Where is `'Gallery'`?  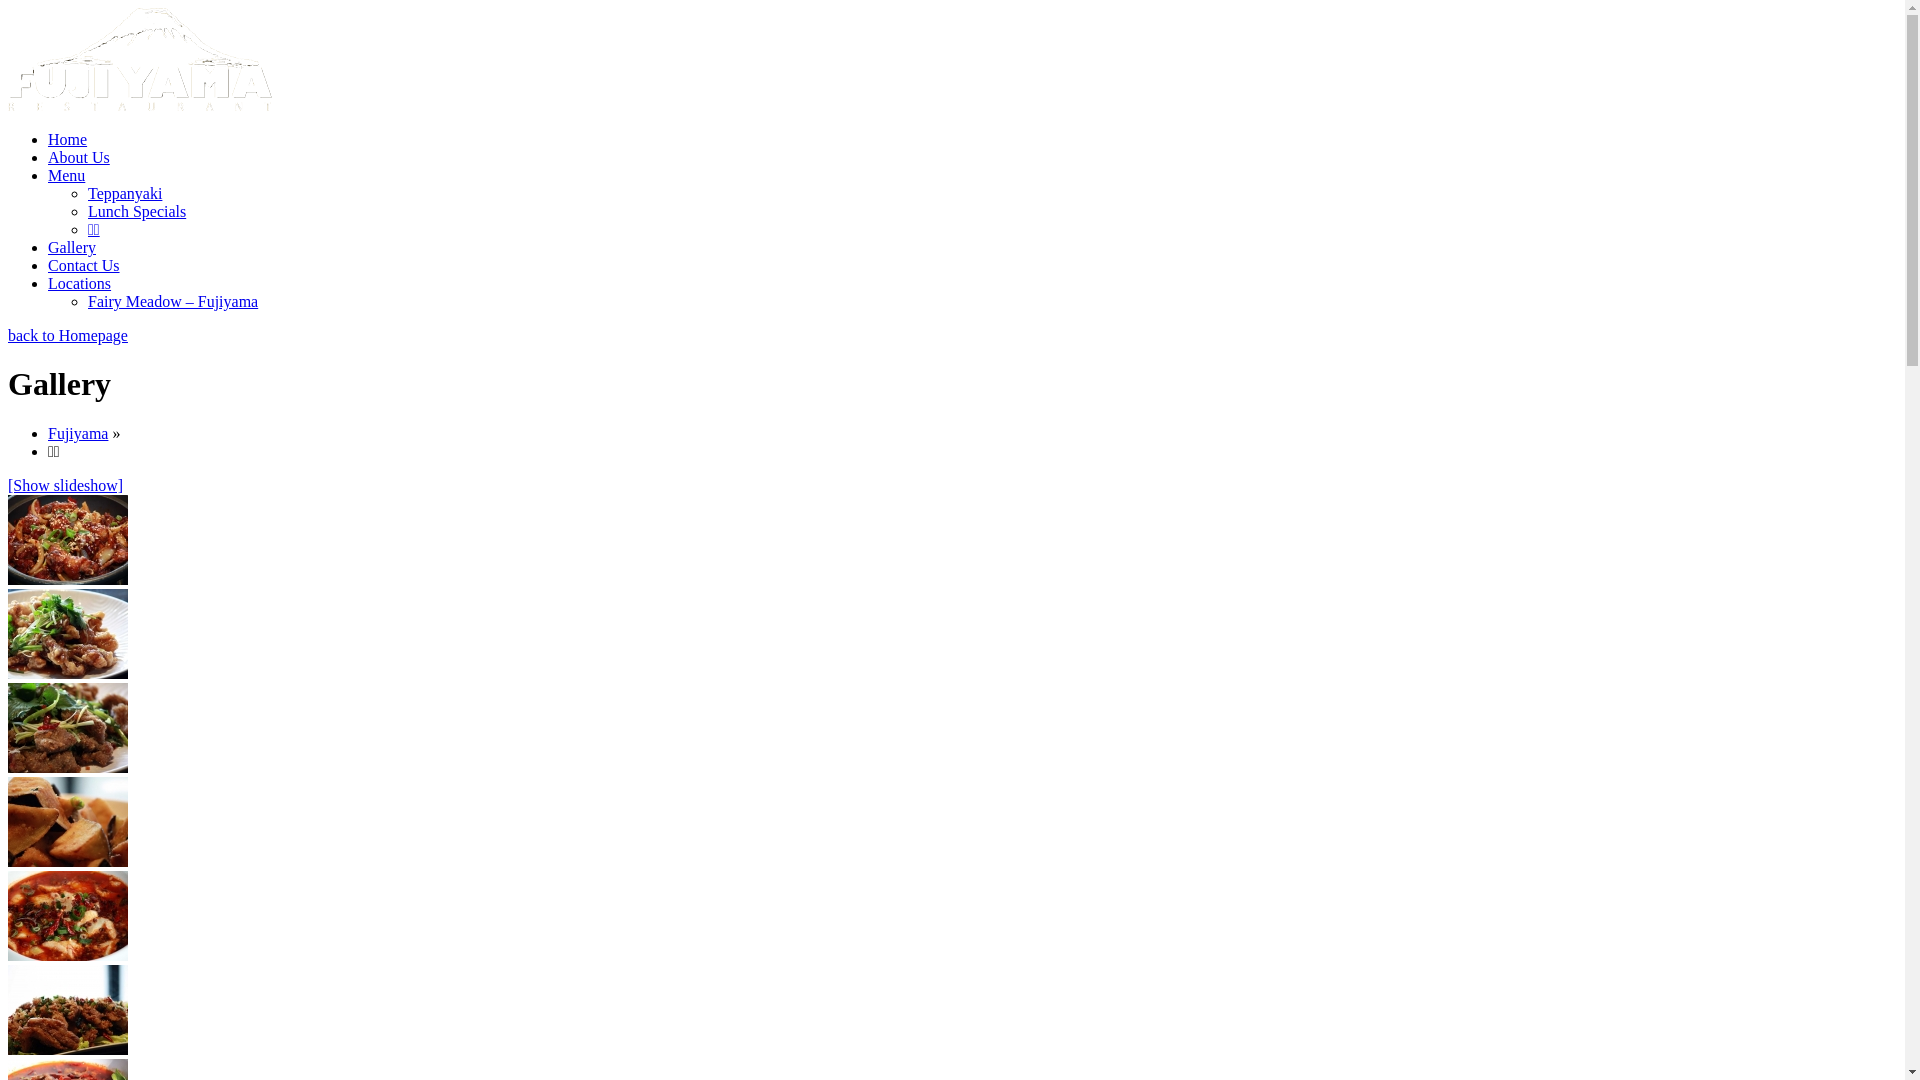
'Gallery' is located at coordinates (72, 246).